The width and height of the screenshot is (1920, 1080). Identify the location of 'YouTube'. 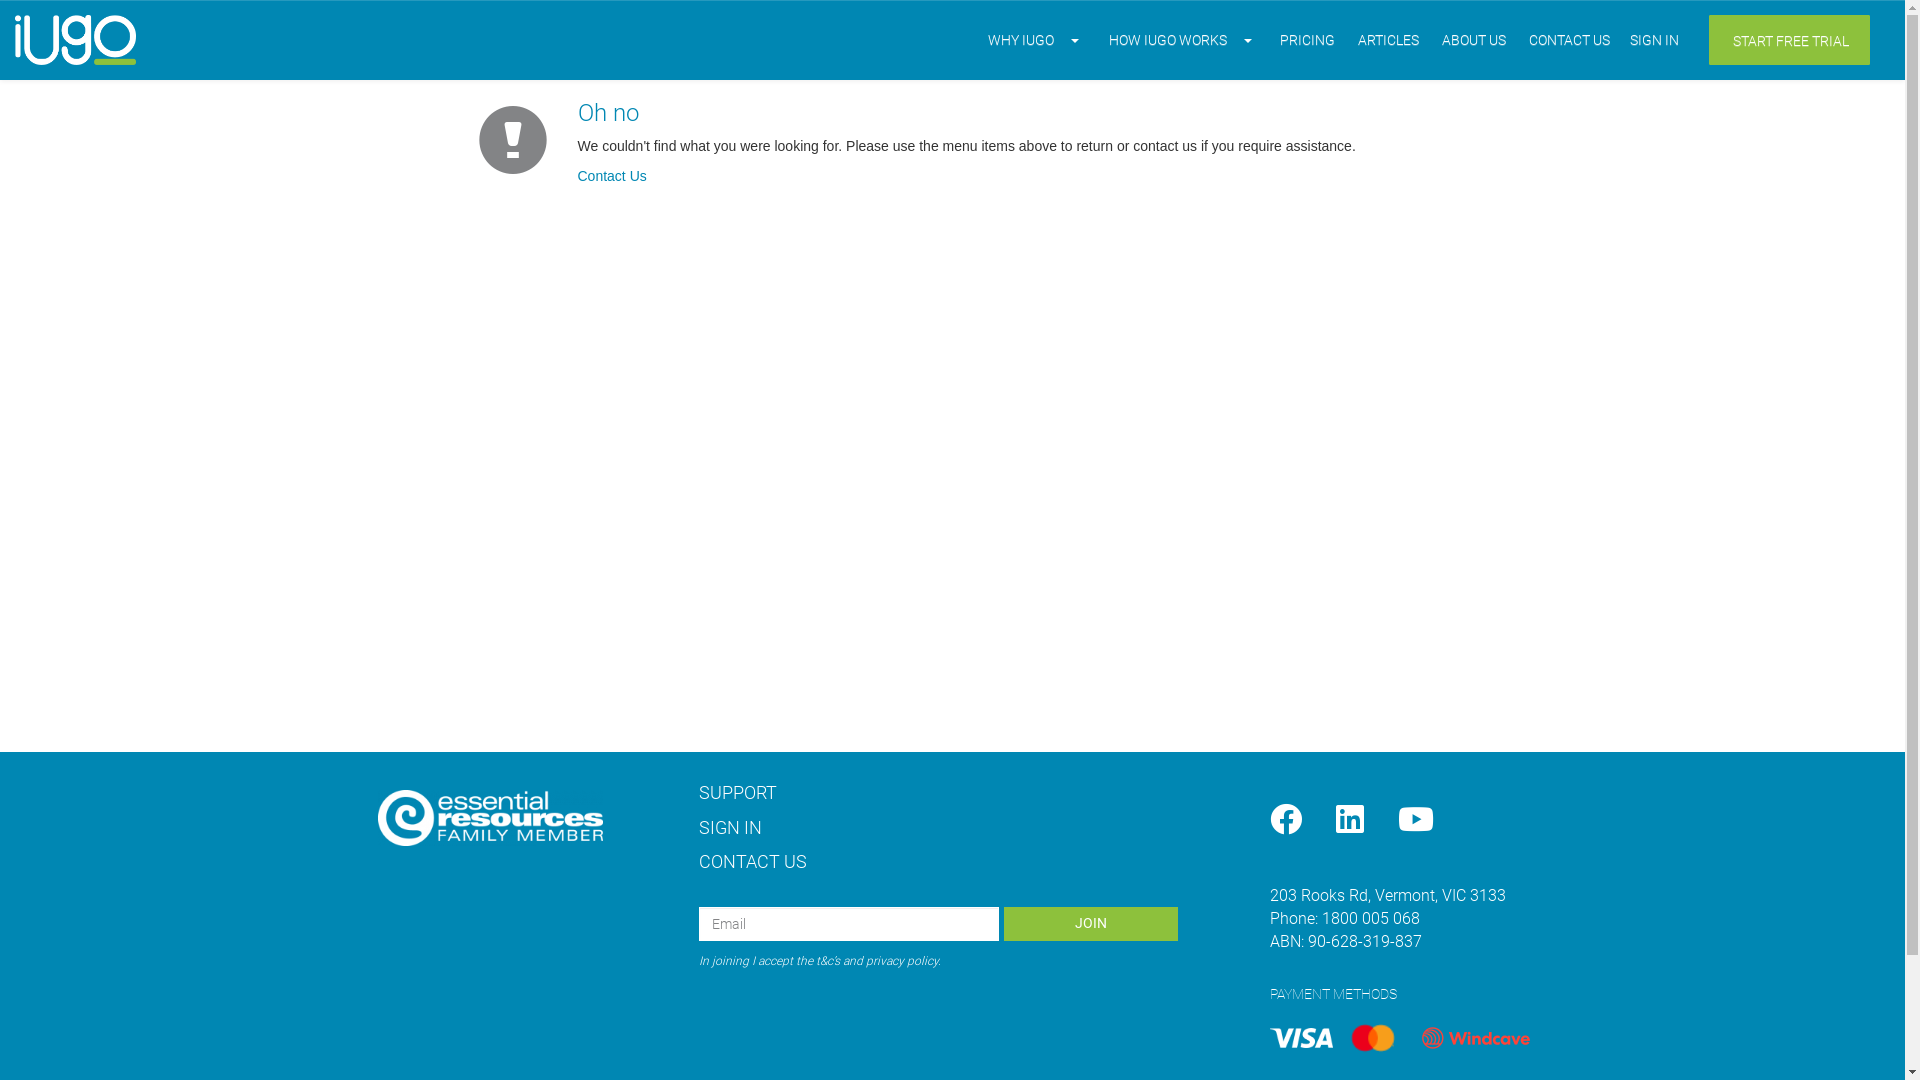
(1415, 820).